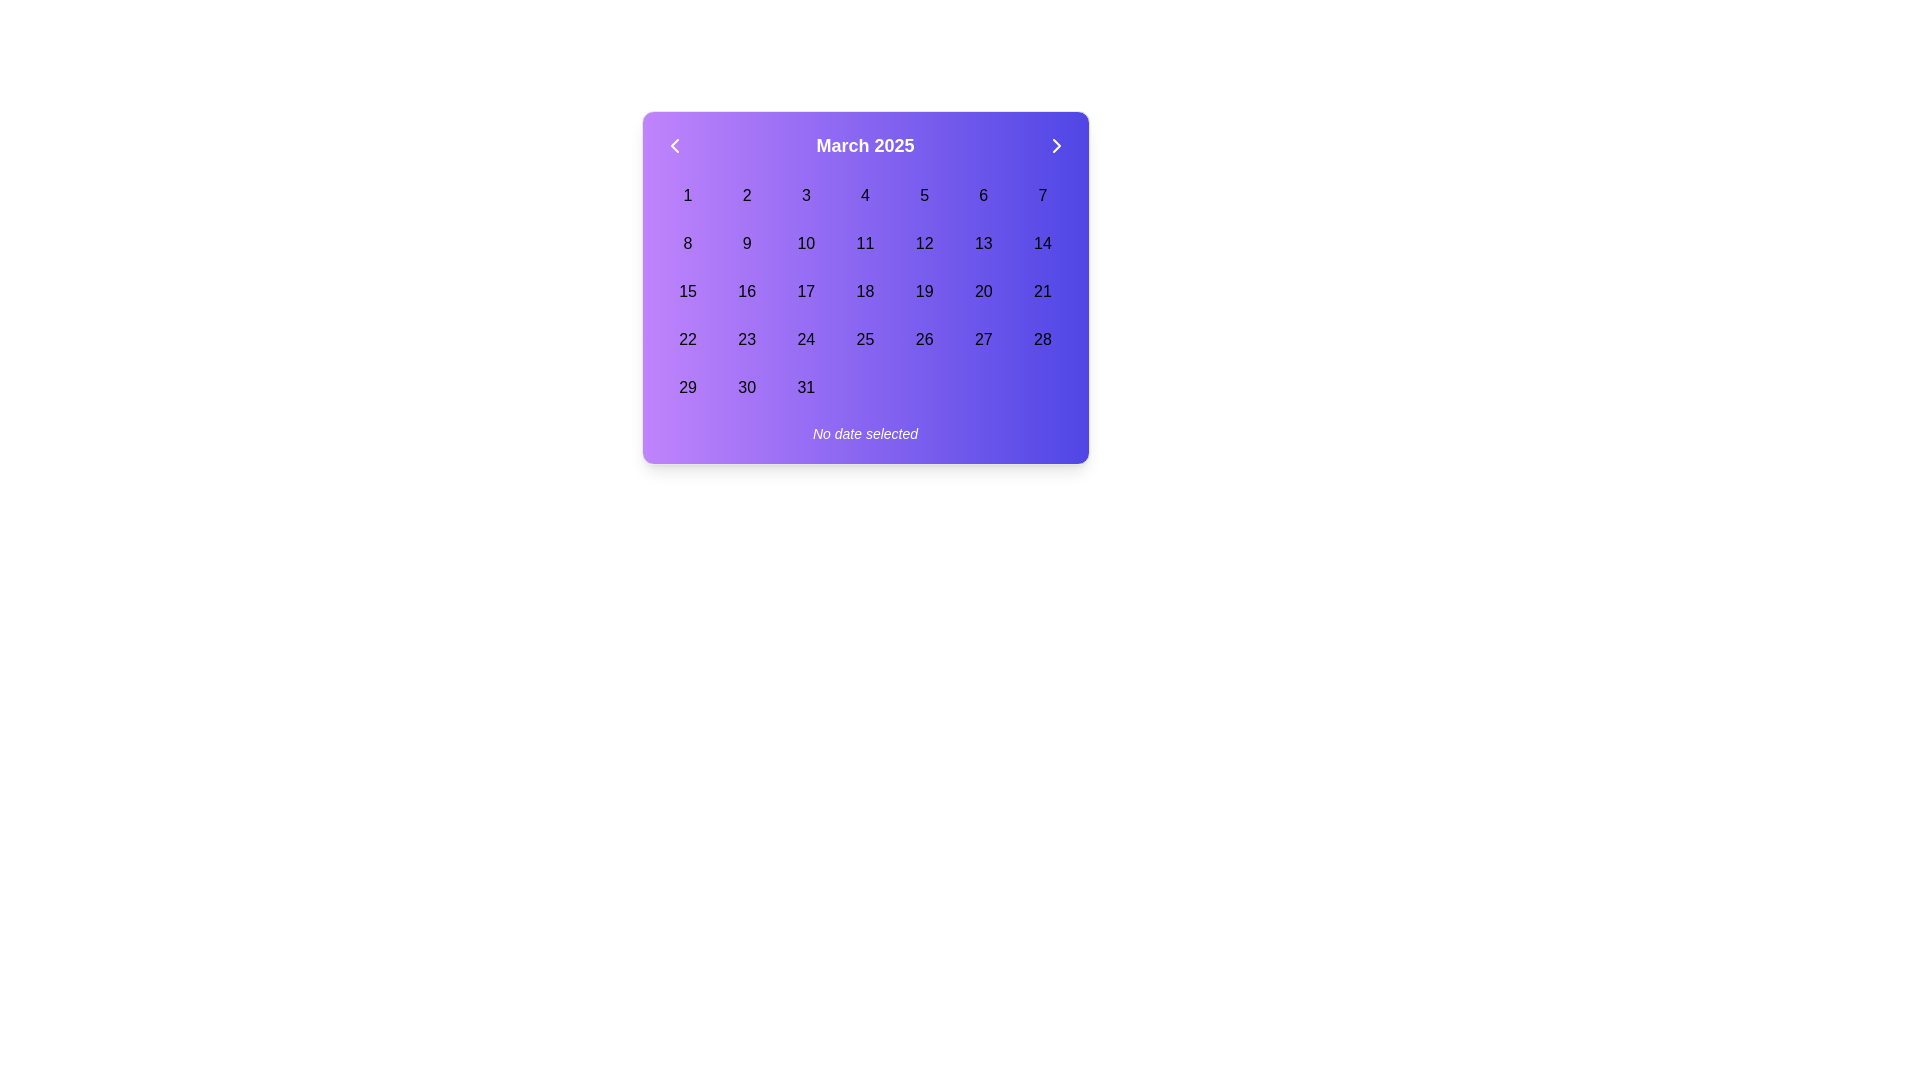  I want to click on the button representing the 26th day of the displayed month in the calendar grid, so click(923, 338).